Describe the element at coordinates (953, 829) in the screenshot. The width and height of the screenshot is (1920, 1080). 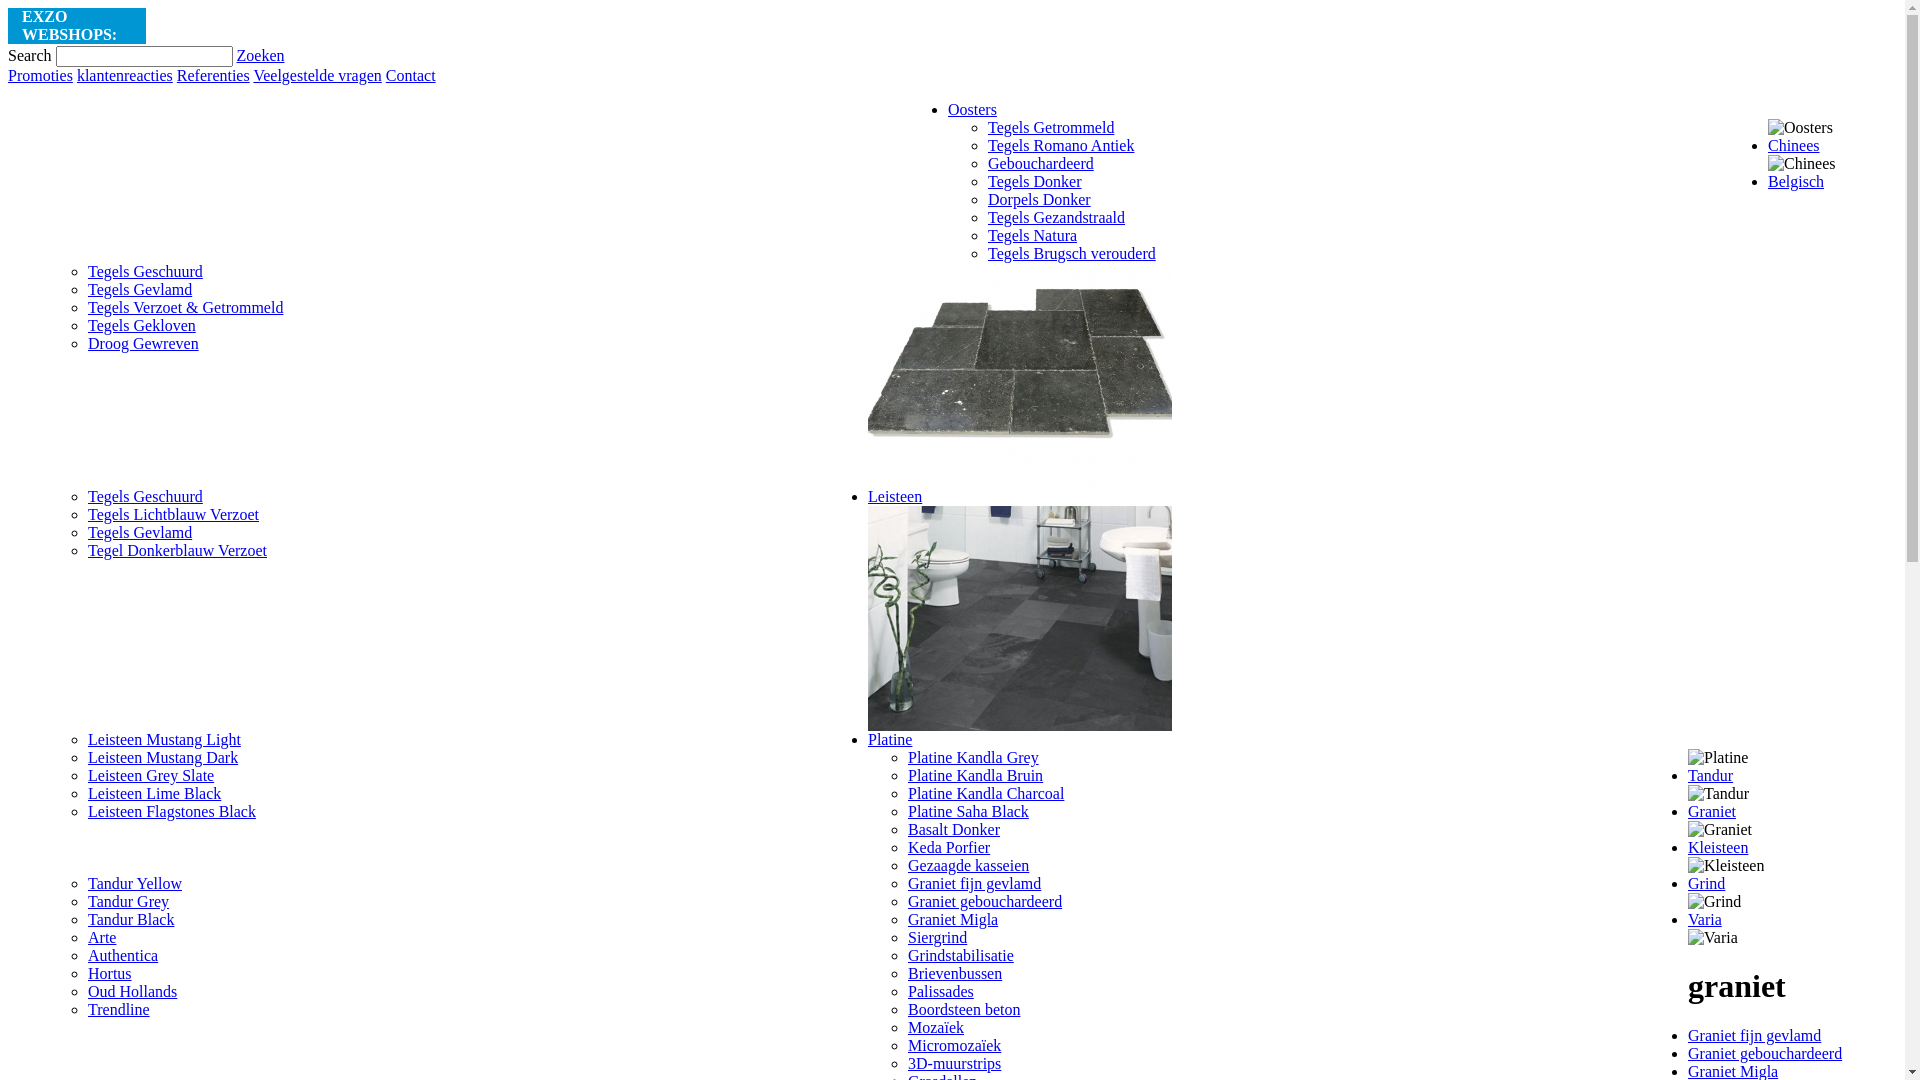
I see `'Basalt Donker'` at that location.